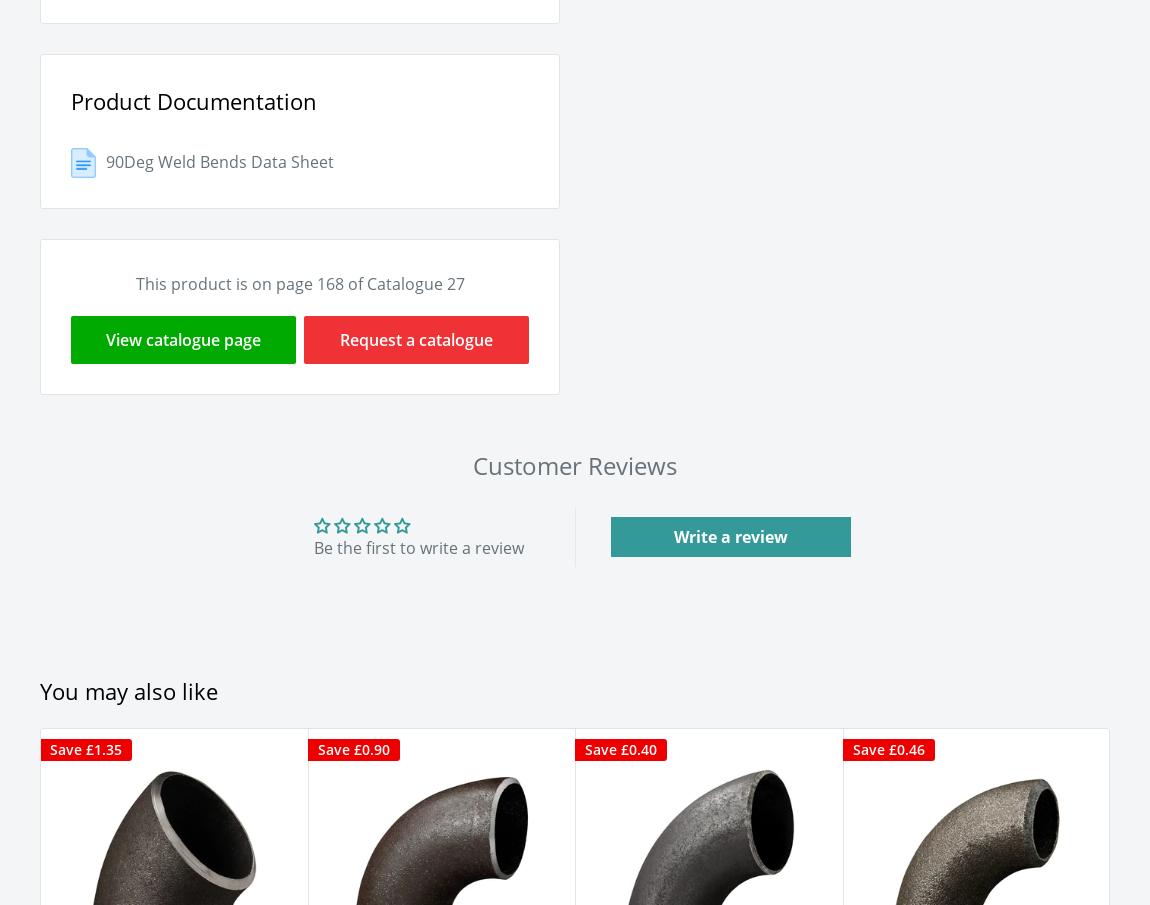 The height and width of the screenshot is (905, 1150). What do you see at coordinates (638, 747) in the screenshot?
I see `'£0.40'` at bounding box center [638, 747].